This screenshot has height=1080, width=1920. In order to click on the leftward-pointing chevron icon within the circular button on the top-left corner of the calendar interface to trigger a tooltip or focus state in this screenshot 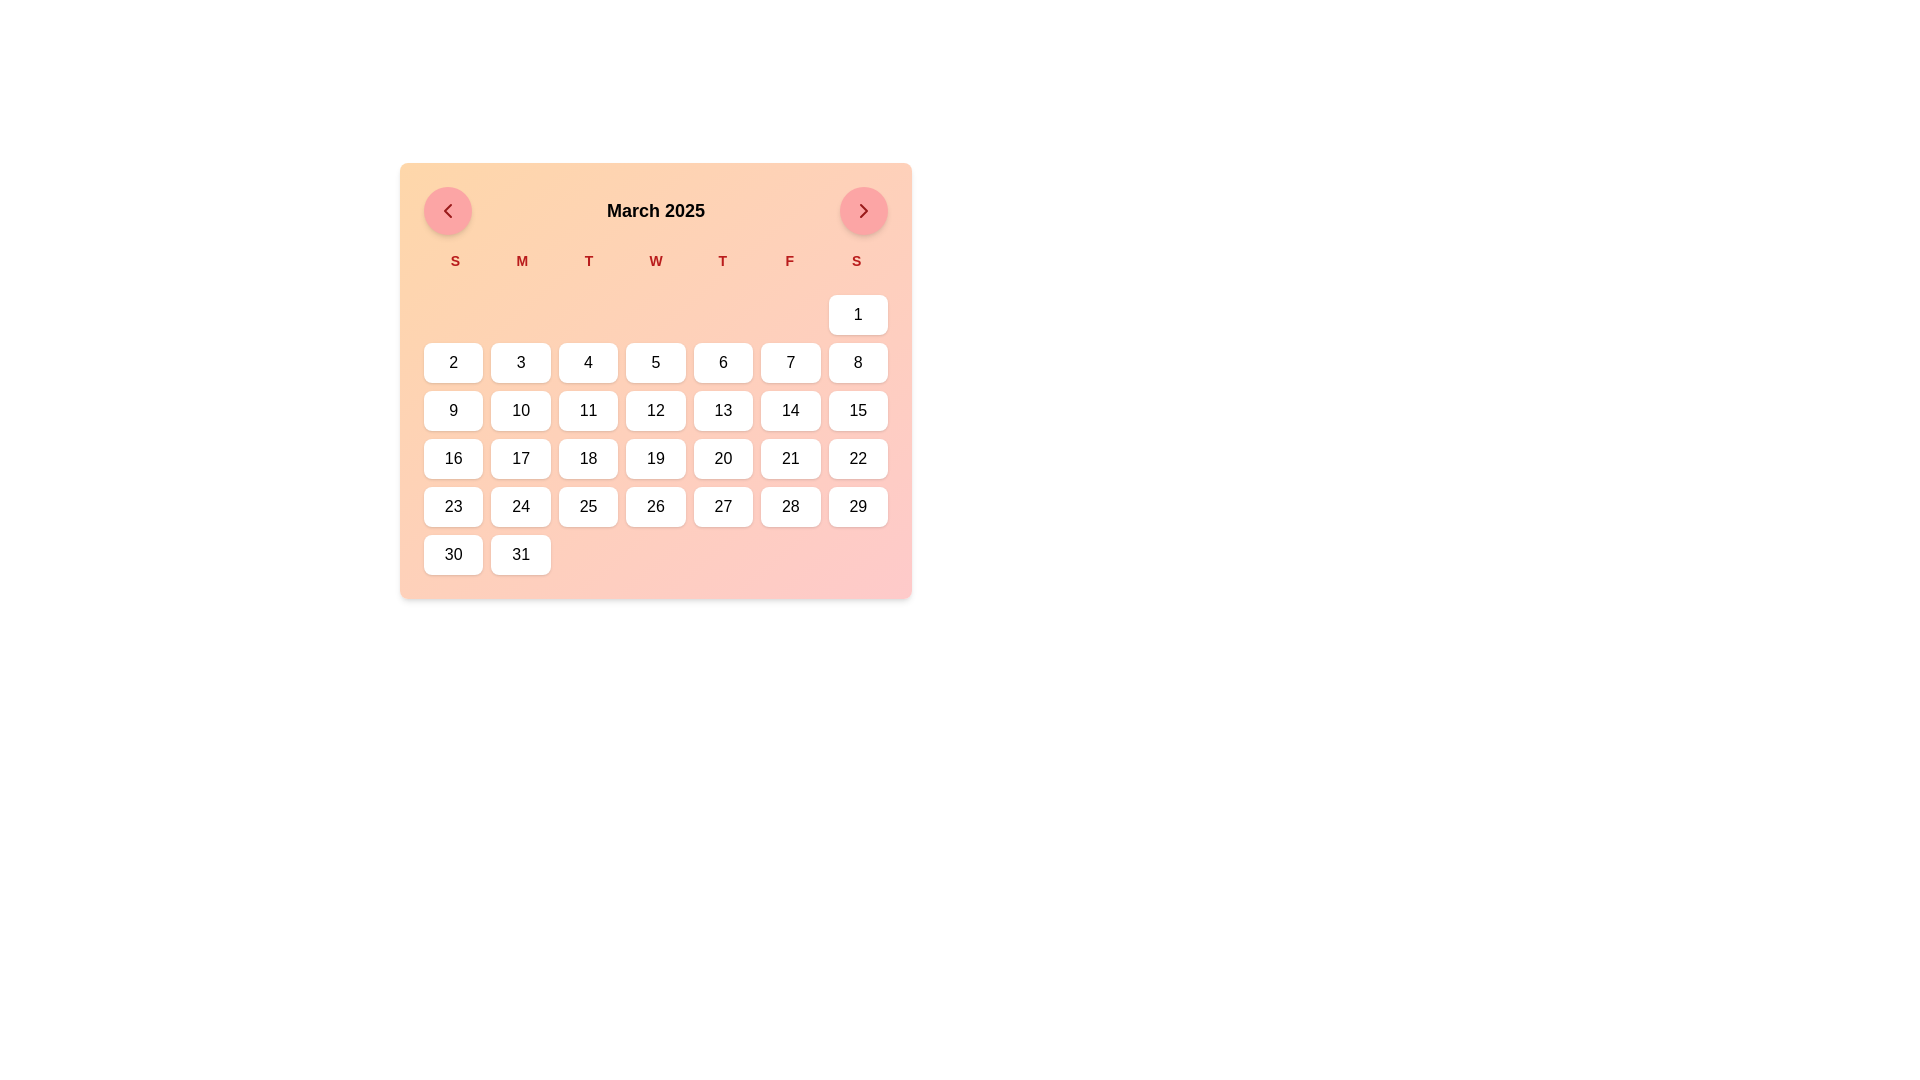, I will do `click(446, 211)`.